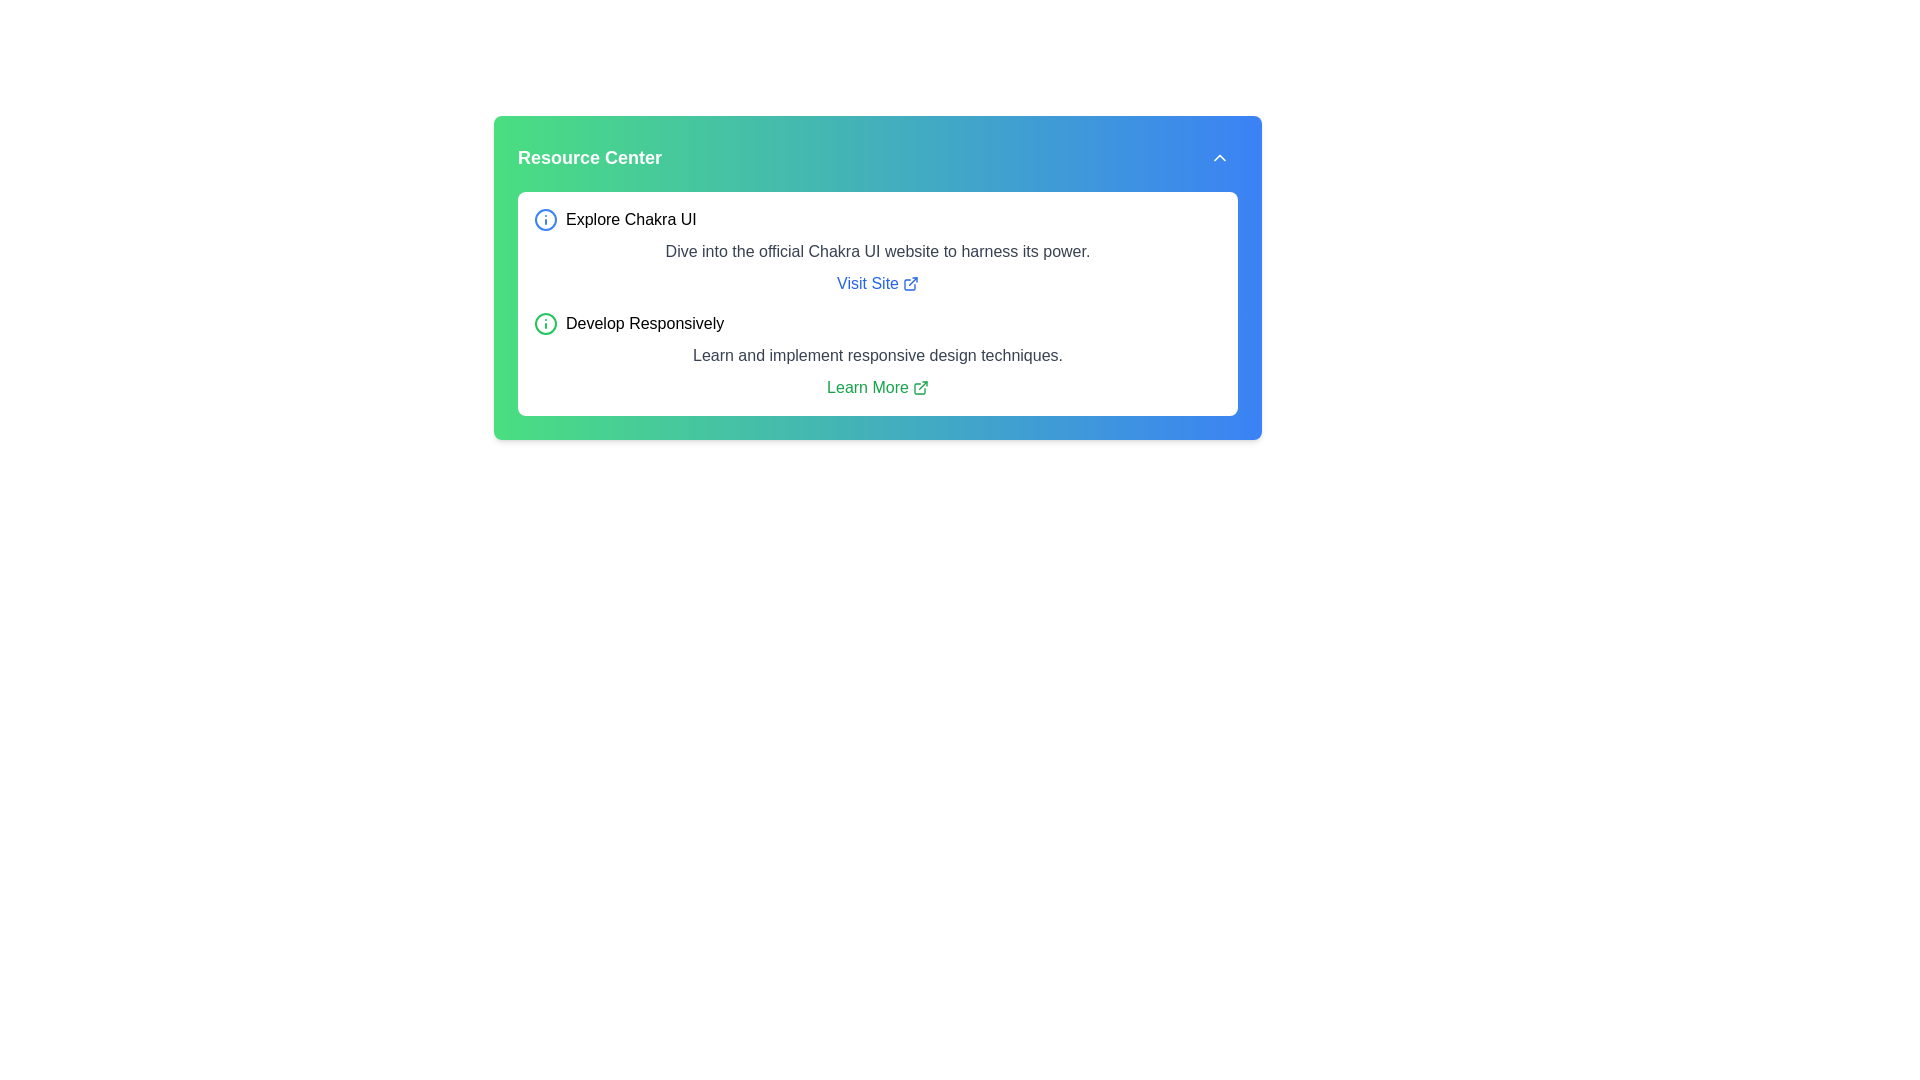 The height and width of the screenshot is (1080, 1920). What do you see at coordinates (878, 304) in the screenshot?
I see `the Content block with links that has a white background, rounded corners, and contains the subsection titles 'Explore Chakra UI' and 'Develop Responsively'` at bounding box center [878, 304].